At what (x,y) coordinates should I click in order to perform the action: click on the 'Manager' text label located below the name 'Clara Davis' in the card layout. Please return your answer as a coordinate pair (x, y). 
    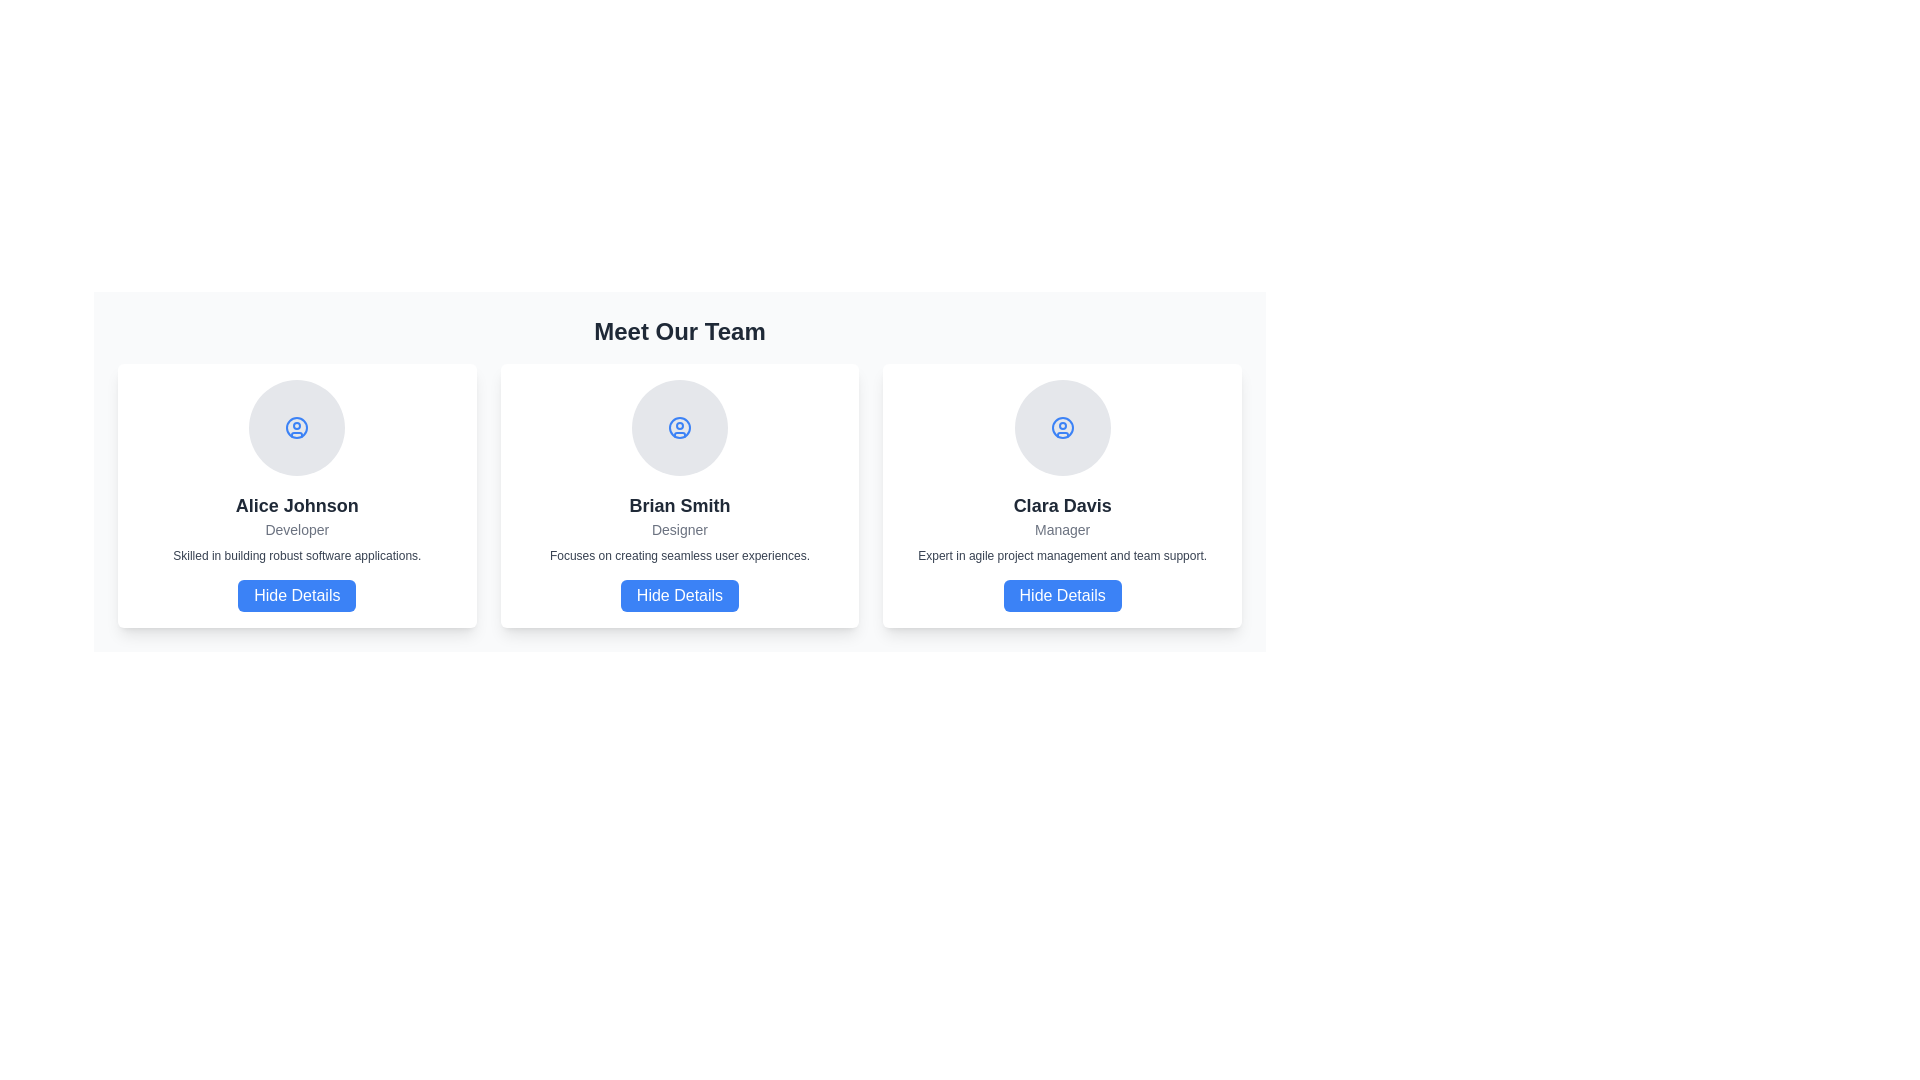
    Looking at the image, I should click on (1061, 528).